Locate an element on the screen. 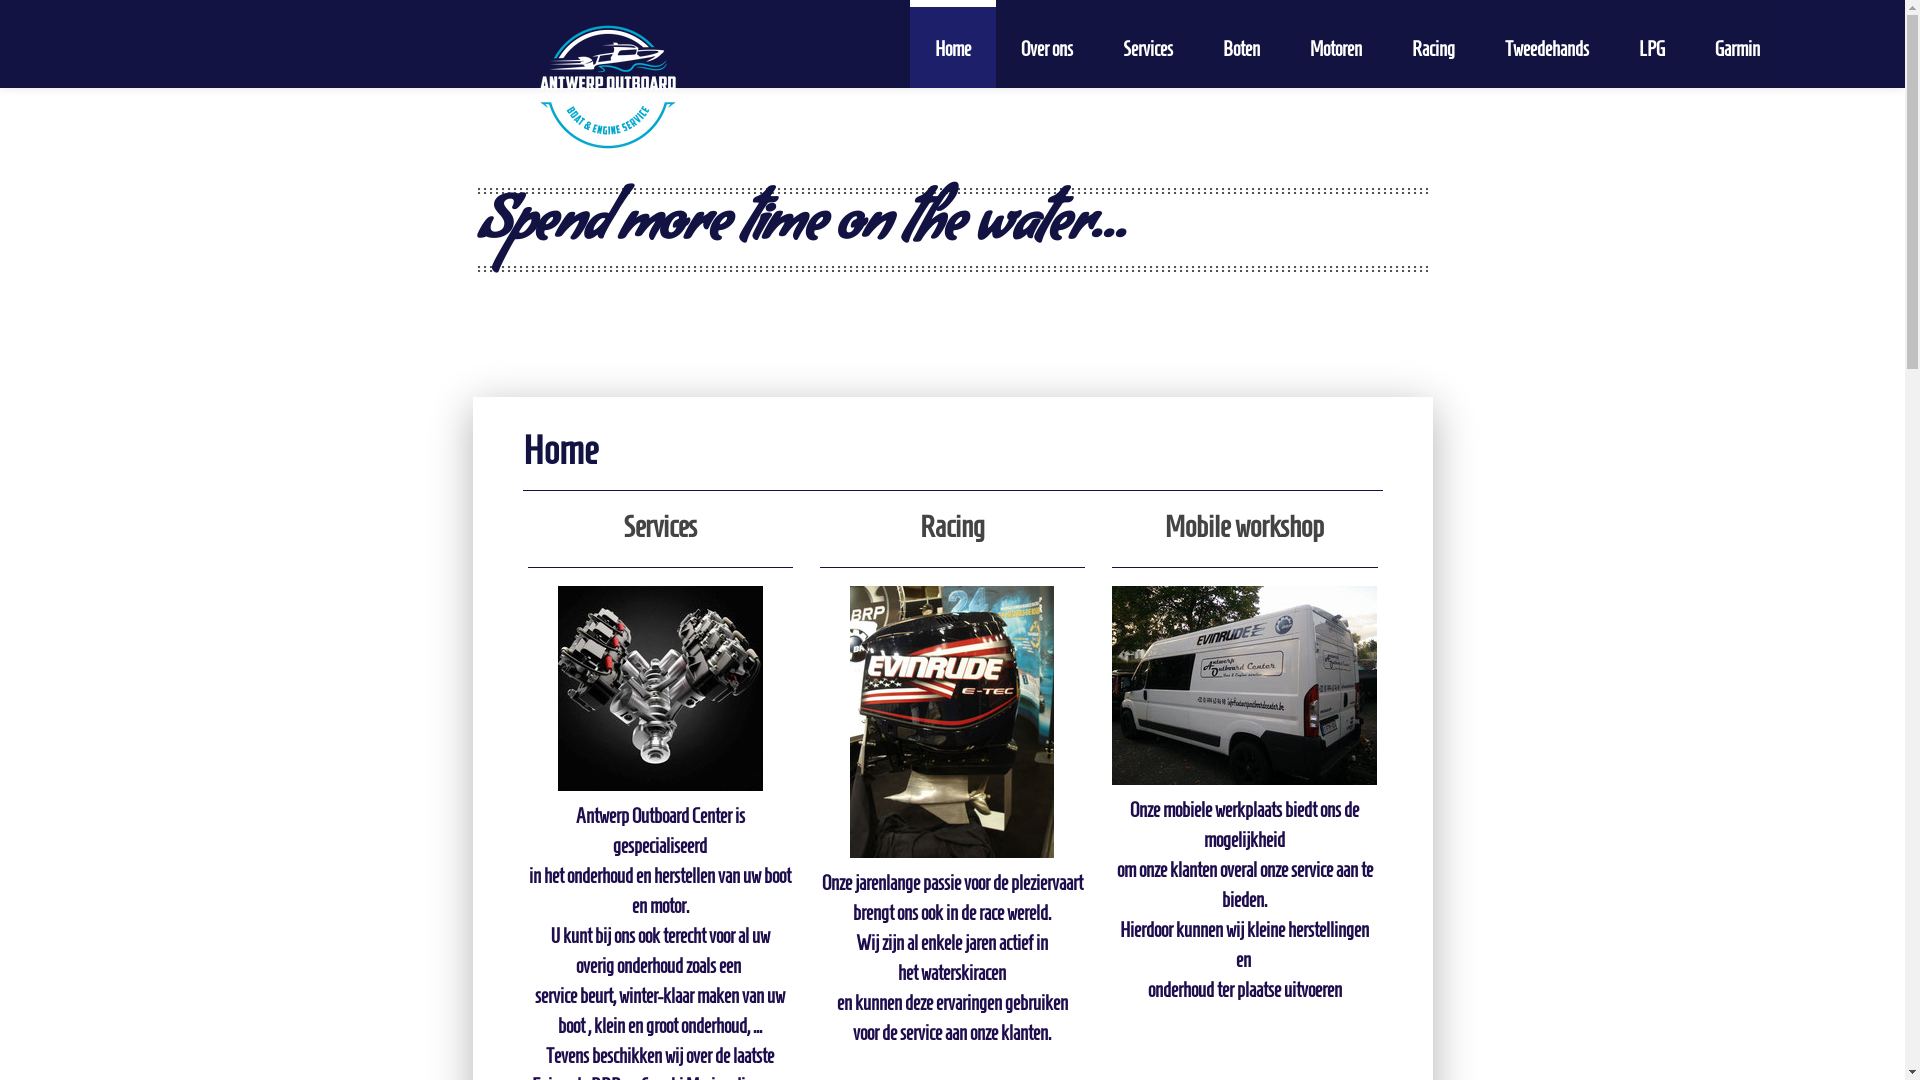 The width and height of the screenshot is (1920, 1080). 'Boten' is located at coordinates (1240, 43).